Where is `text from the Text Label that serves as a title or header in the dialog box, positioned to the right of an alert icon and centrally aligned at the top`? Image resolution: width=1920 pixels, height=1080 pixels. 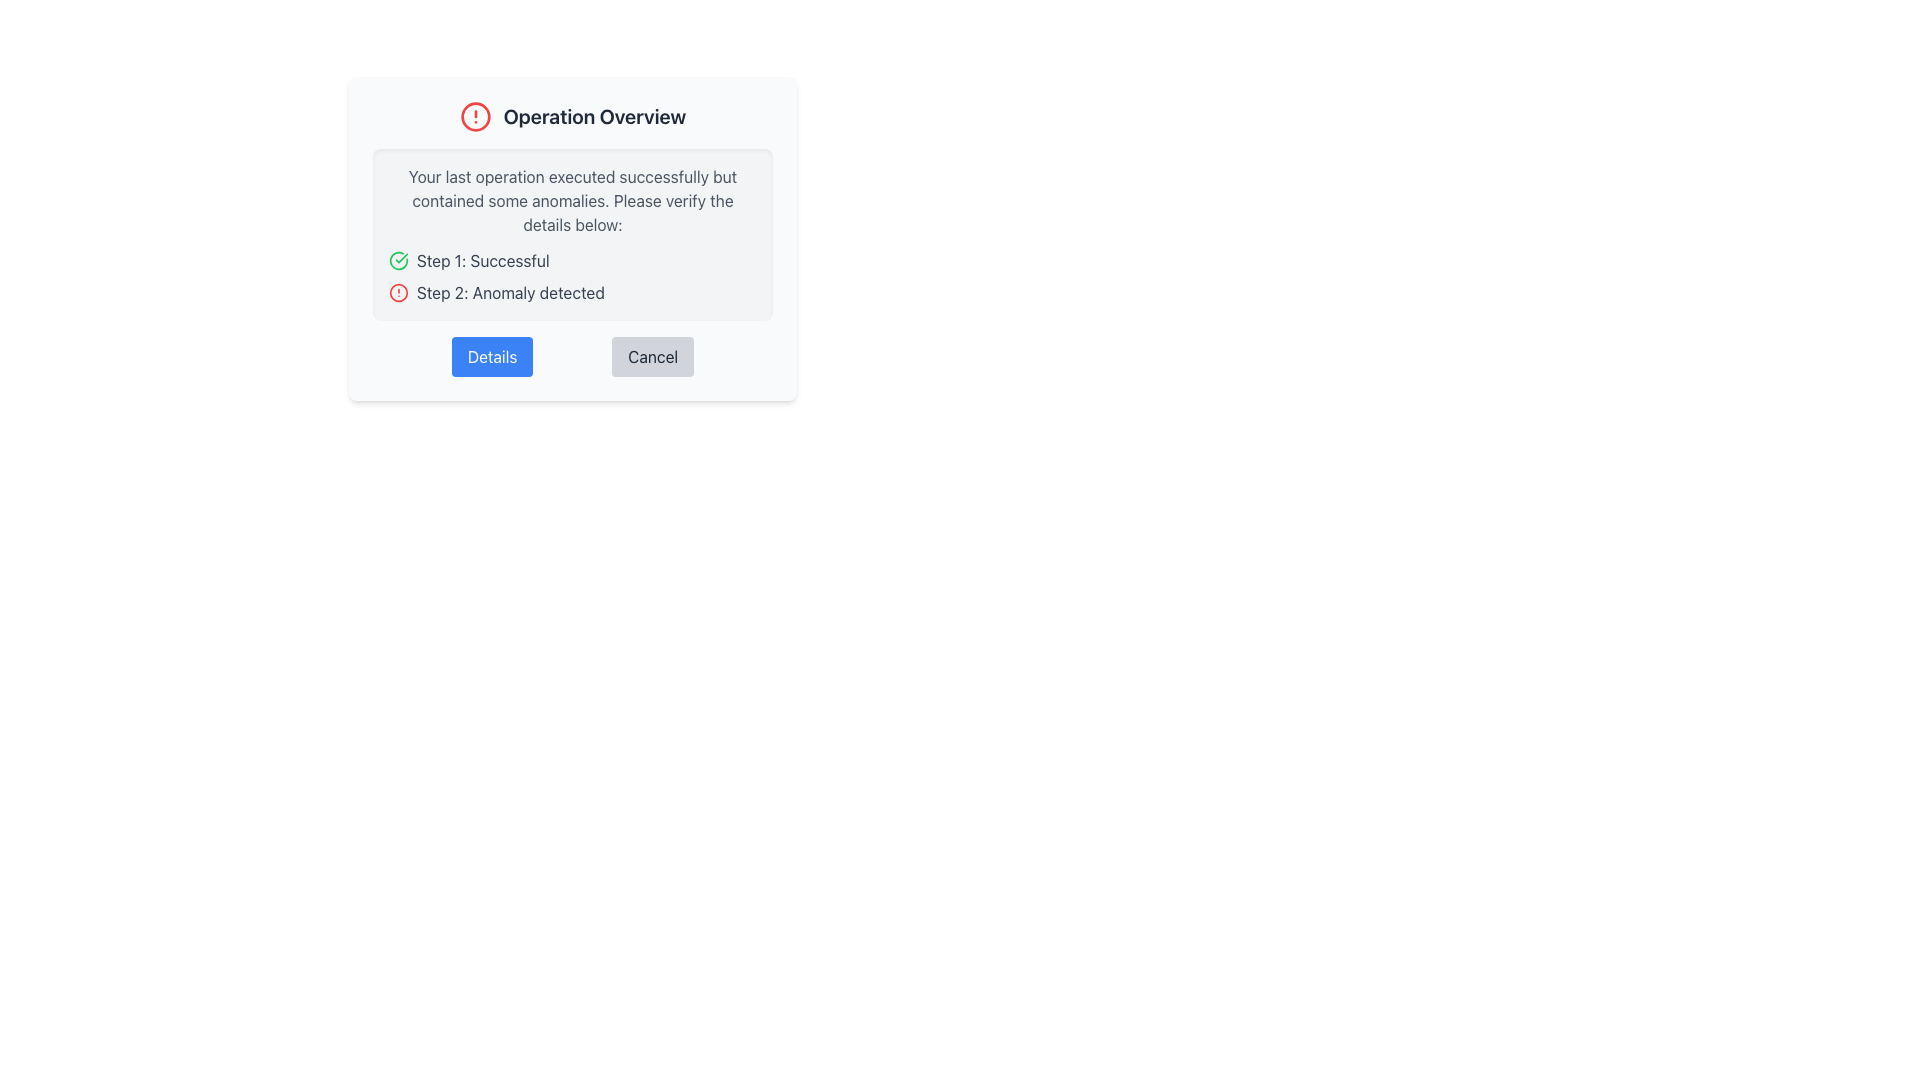
text from the Text Label that serves as a title or header in the dialog box, positioned to the right of an alert icon and centrally aligned at the top is located at coordinates (594, 116).